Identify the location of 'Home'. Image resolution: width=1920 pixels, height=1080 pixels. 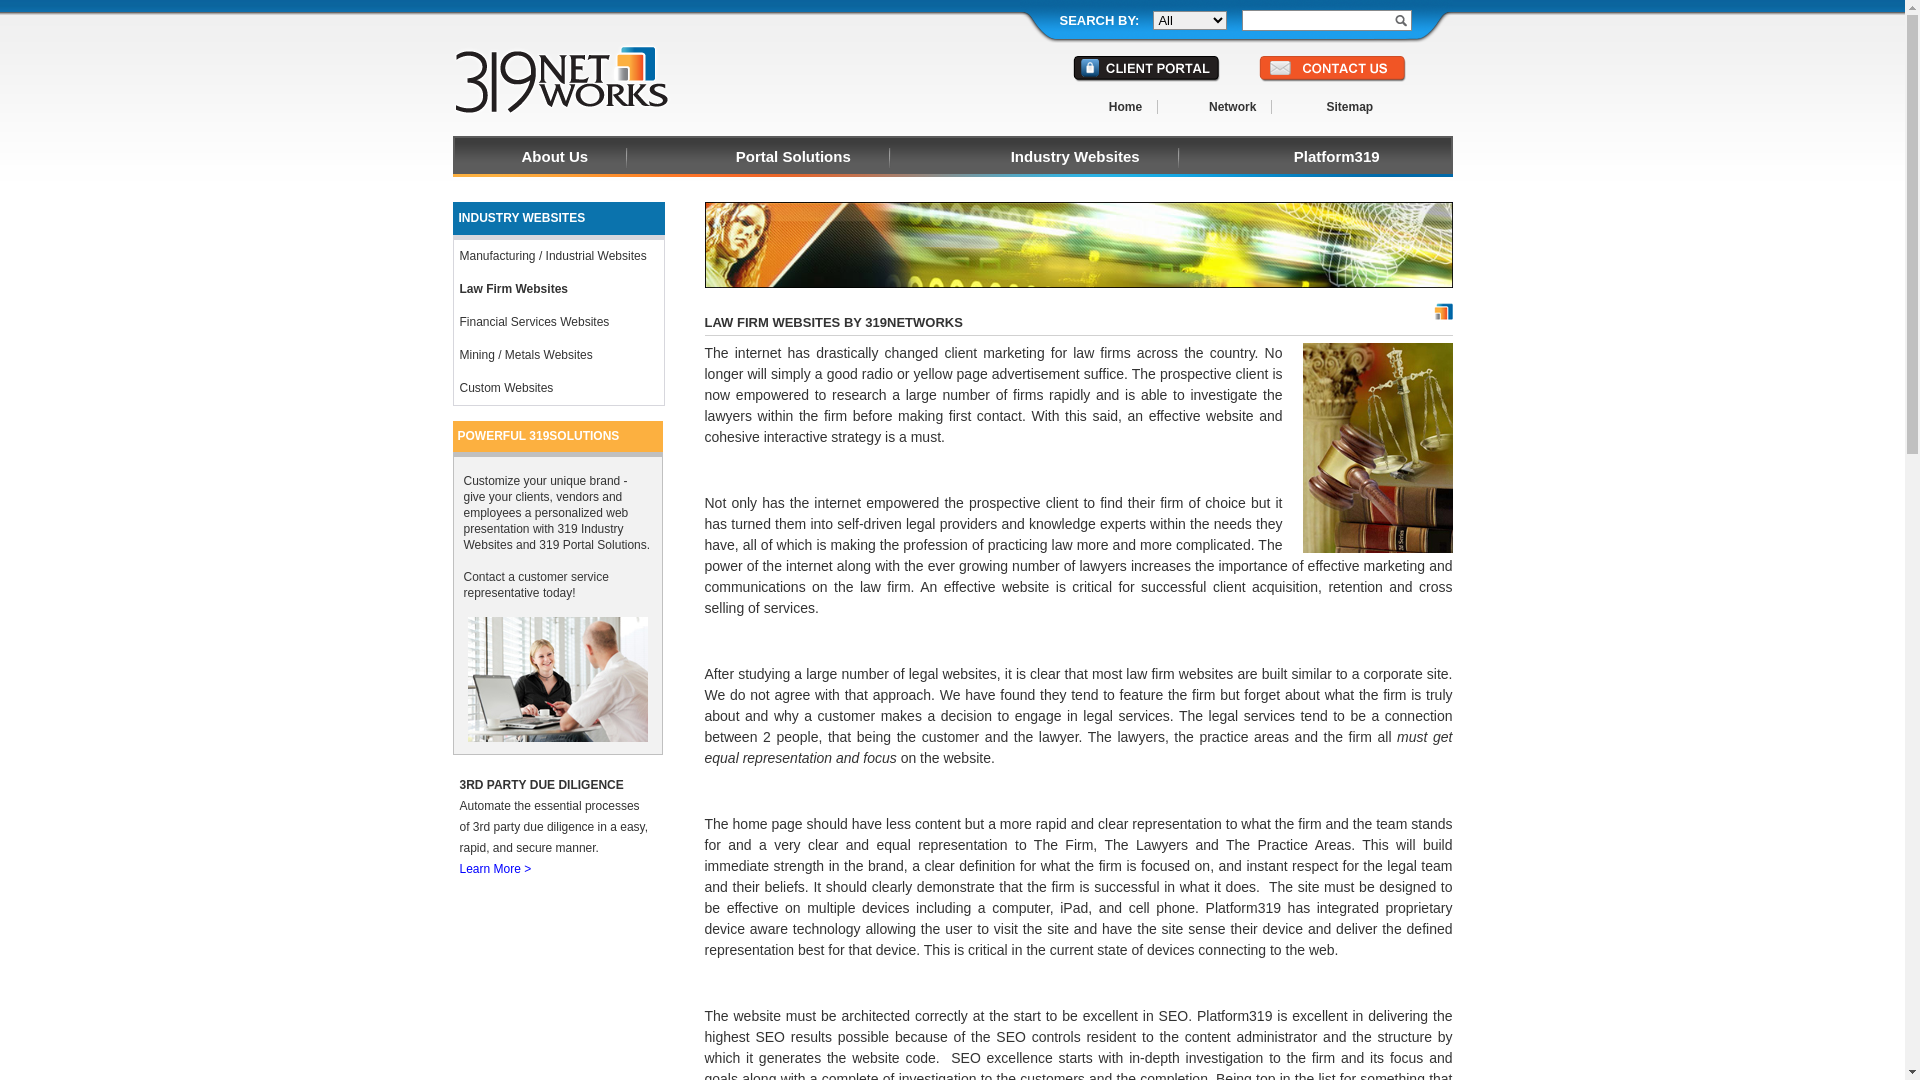
(1126, 107).